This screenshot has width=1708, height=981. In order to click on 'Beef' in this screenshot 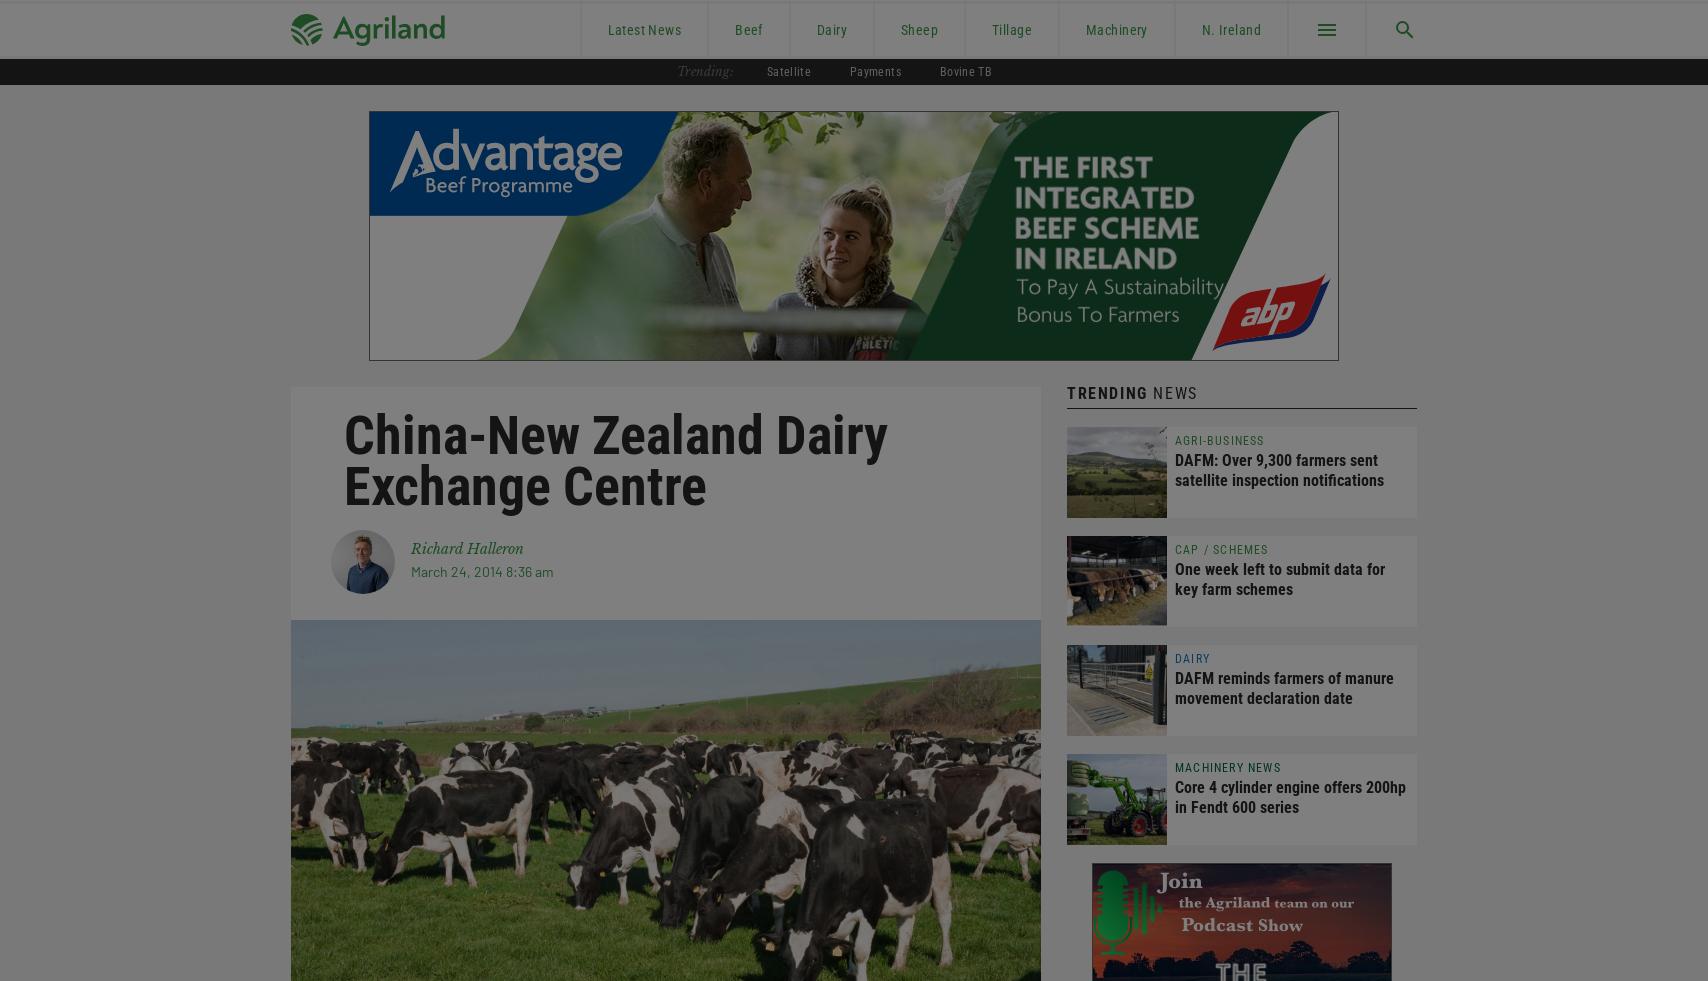, I will do `click(748, 28)`.